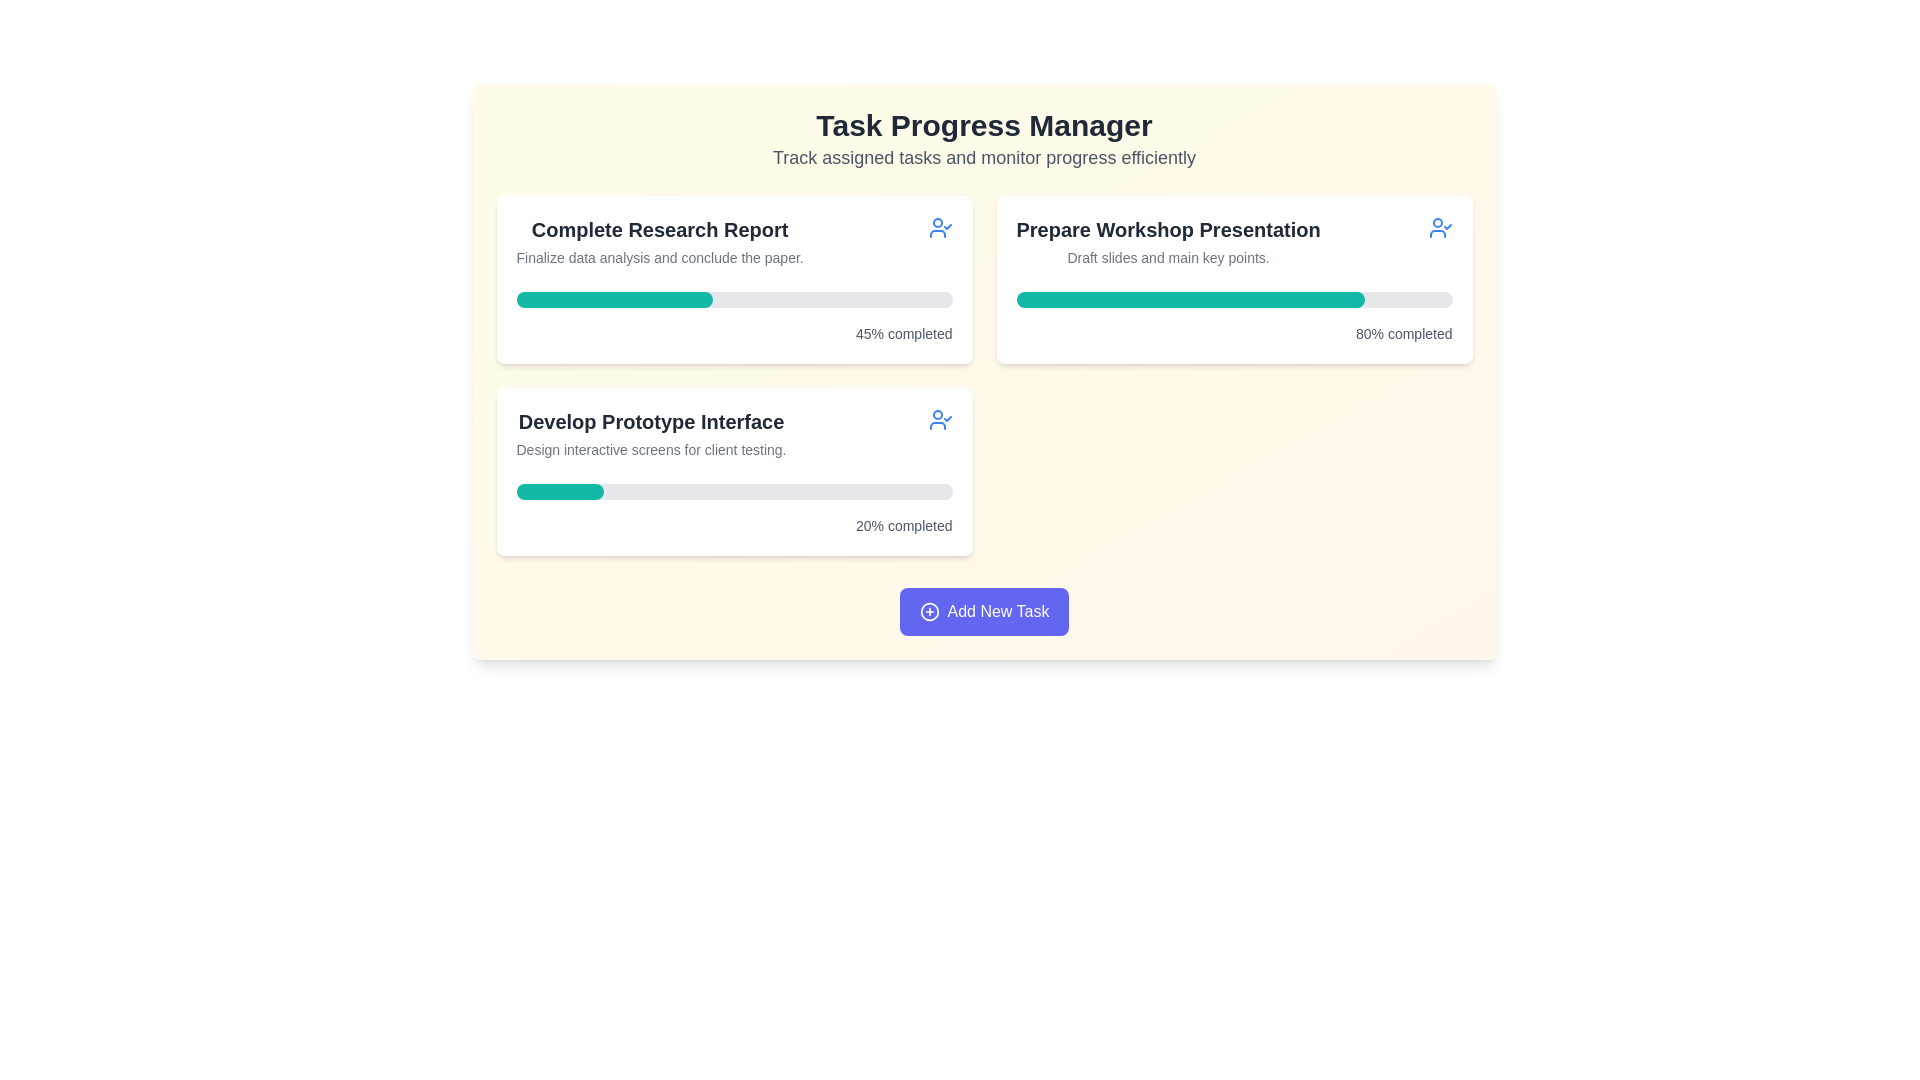 The width and height of the screenshot is (1920, 1080). What do you see at coordinates (660, 257) in the screenshot?
I see `the text label displaying 'Finalize data analysis and conclude the paper.' which is positioned below the title 'Complete Research Report' within a task card on the left side of the main dashboard interface` at bounding box center [660, 257].